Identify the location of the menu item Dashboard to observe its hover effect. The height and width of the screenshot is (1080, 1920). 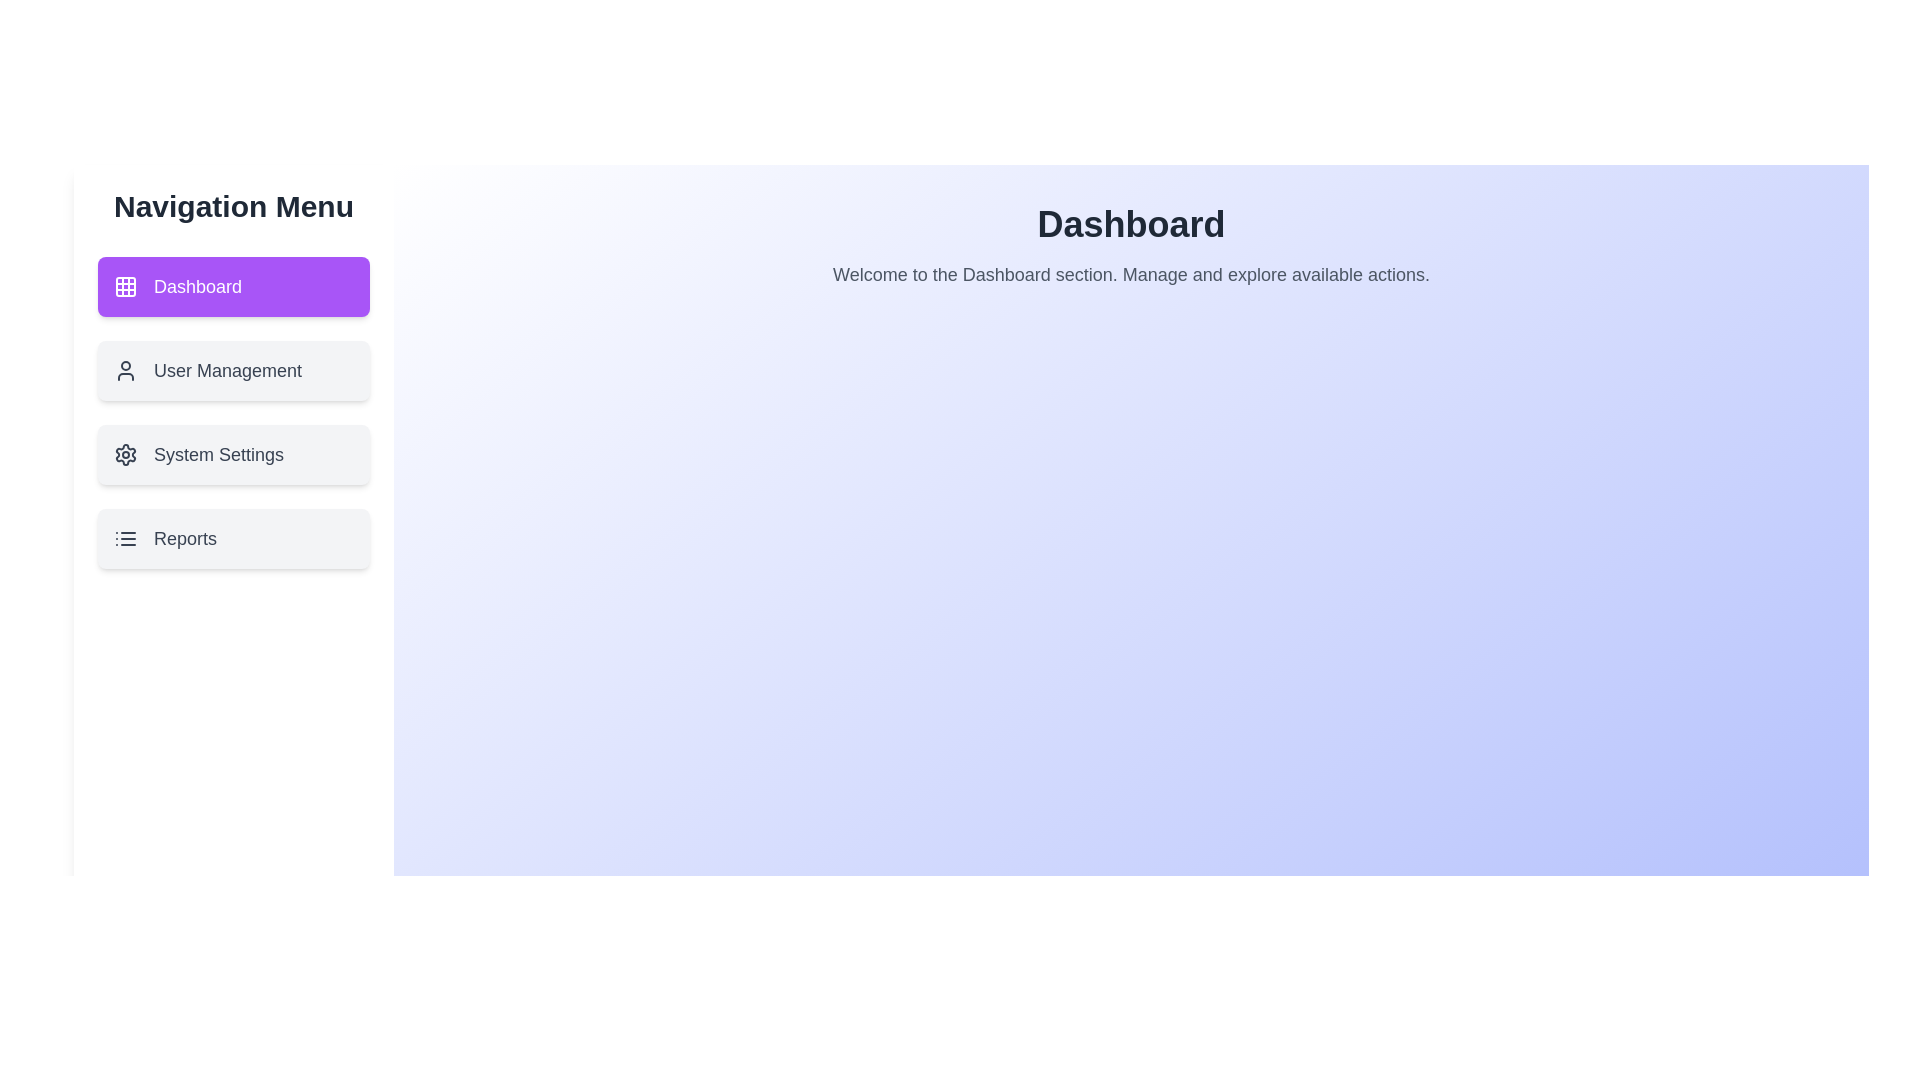
(234, 286).